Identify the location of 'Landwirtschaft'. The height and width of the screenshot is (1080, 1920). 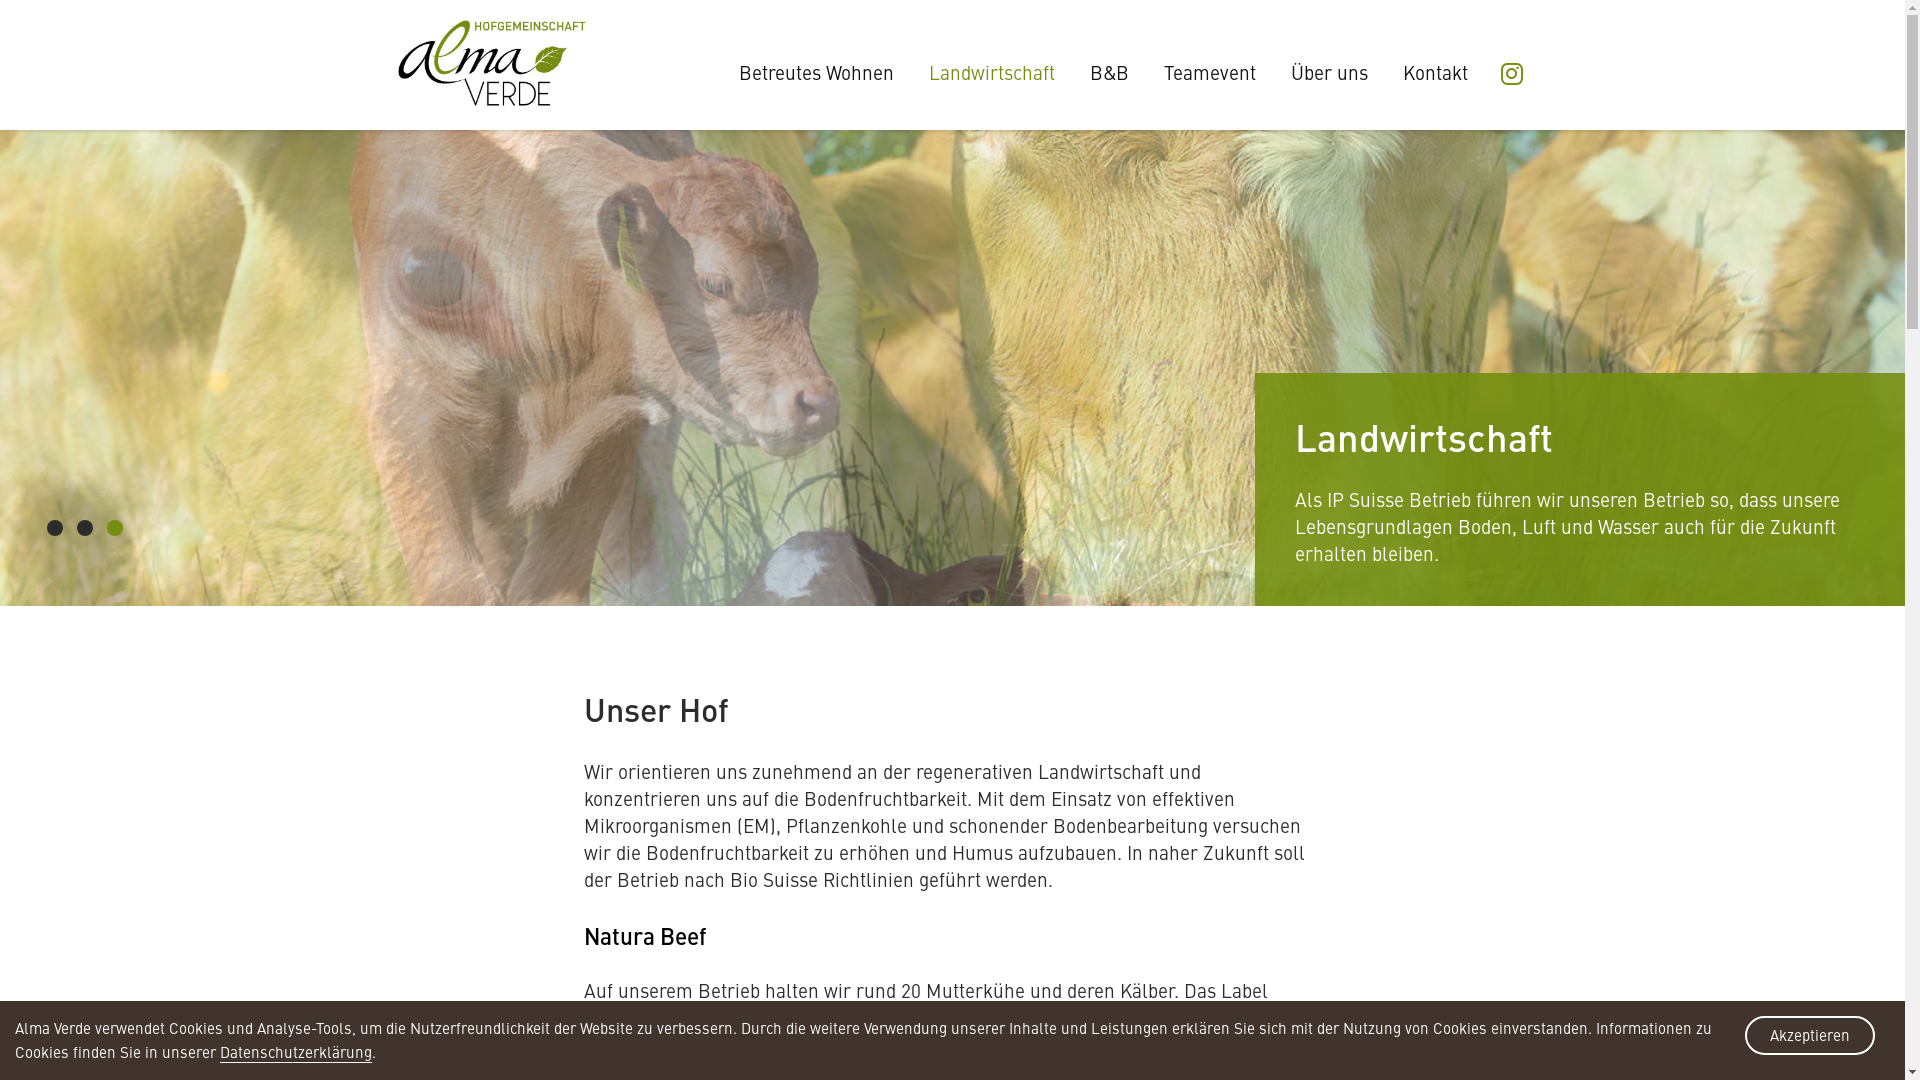
(926, 71).